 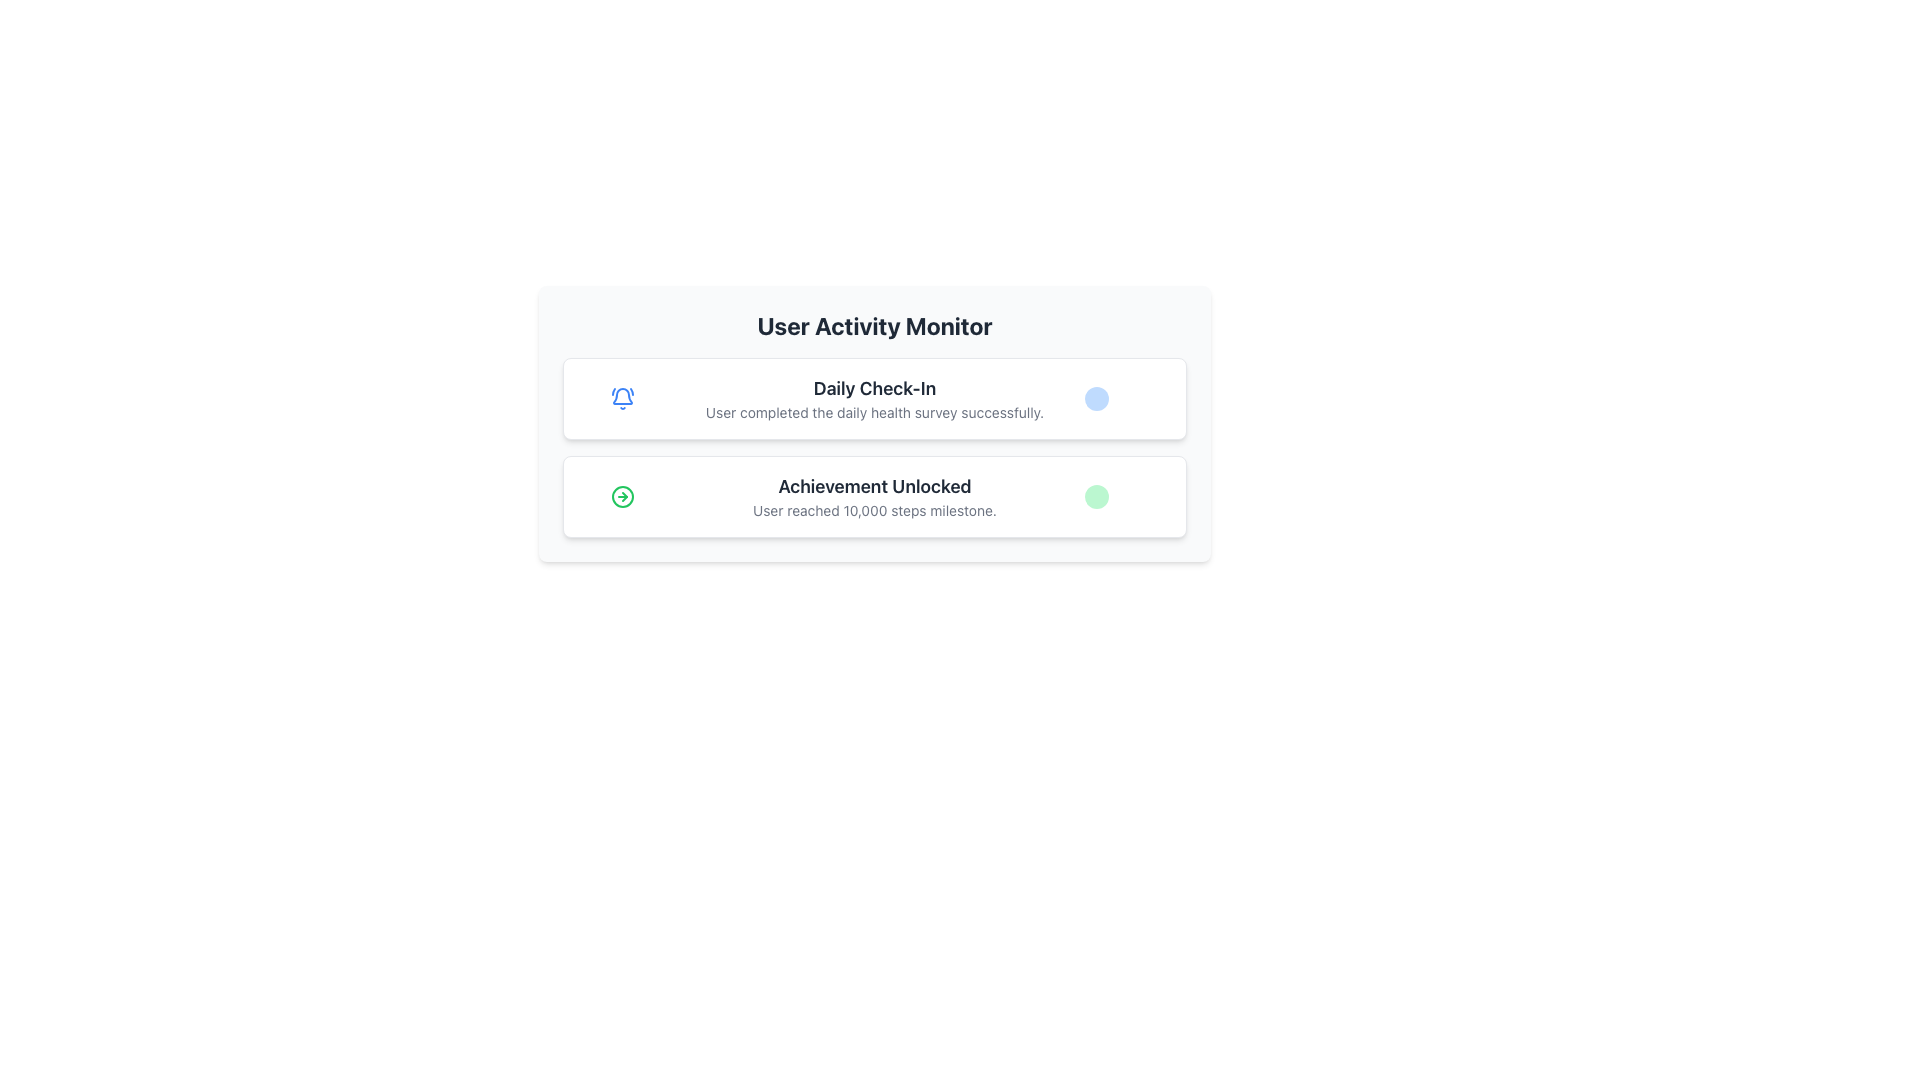 What do you see at coordinates (1096, 496) in the screenshot?
I see `the badge indicating 'Achievement Unlocked' located in the top-right corner of the section adjacent to the text 'User reached 10,000 steps milestone'` at bounding box center [1096, 496].